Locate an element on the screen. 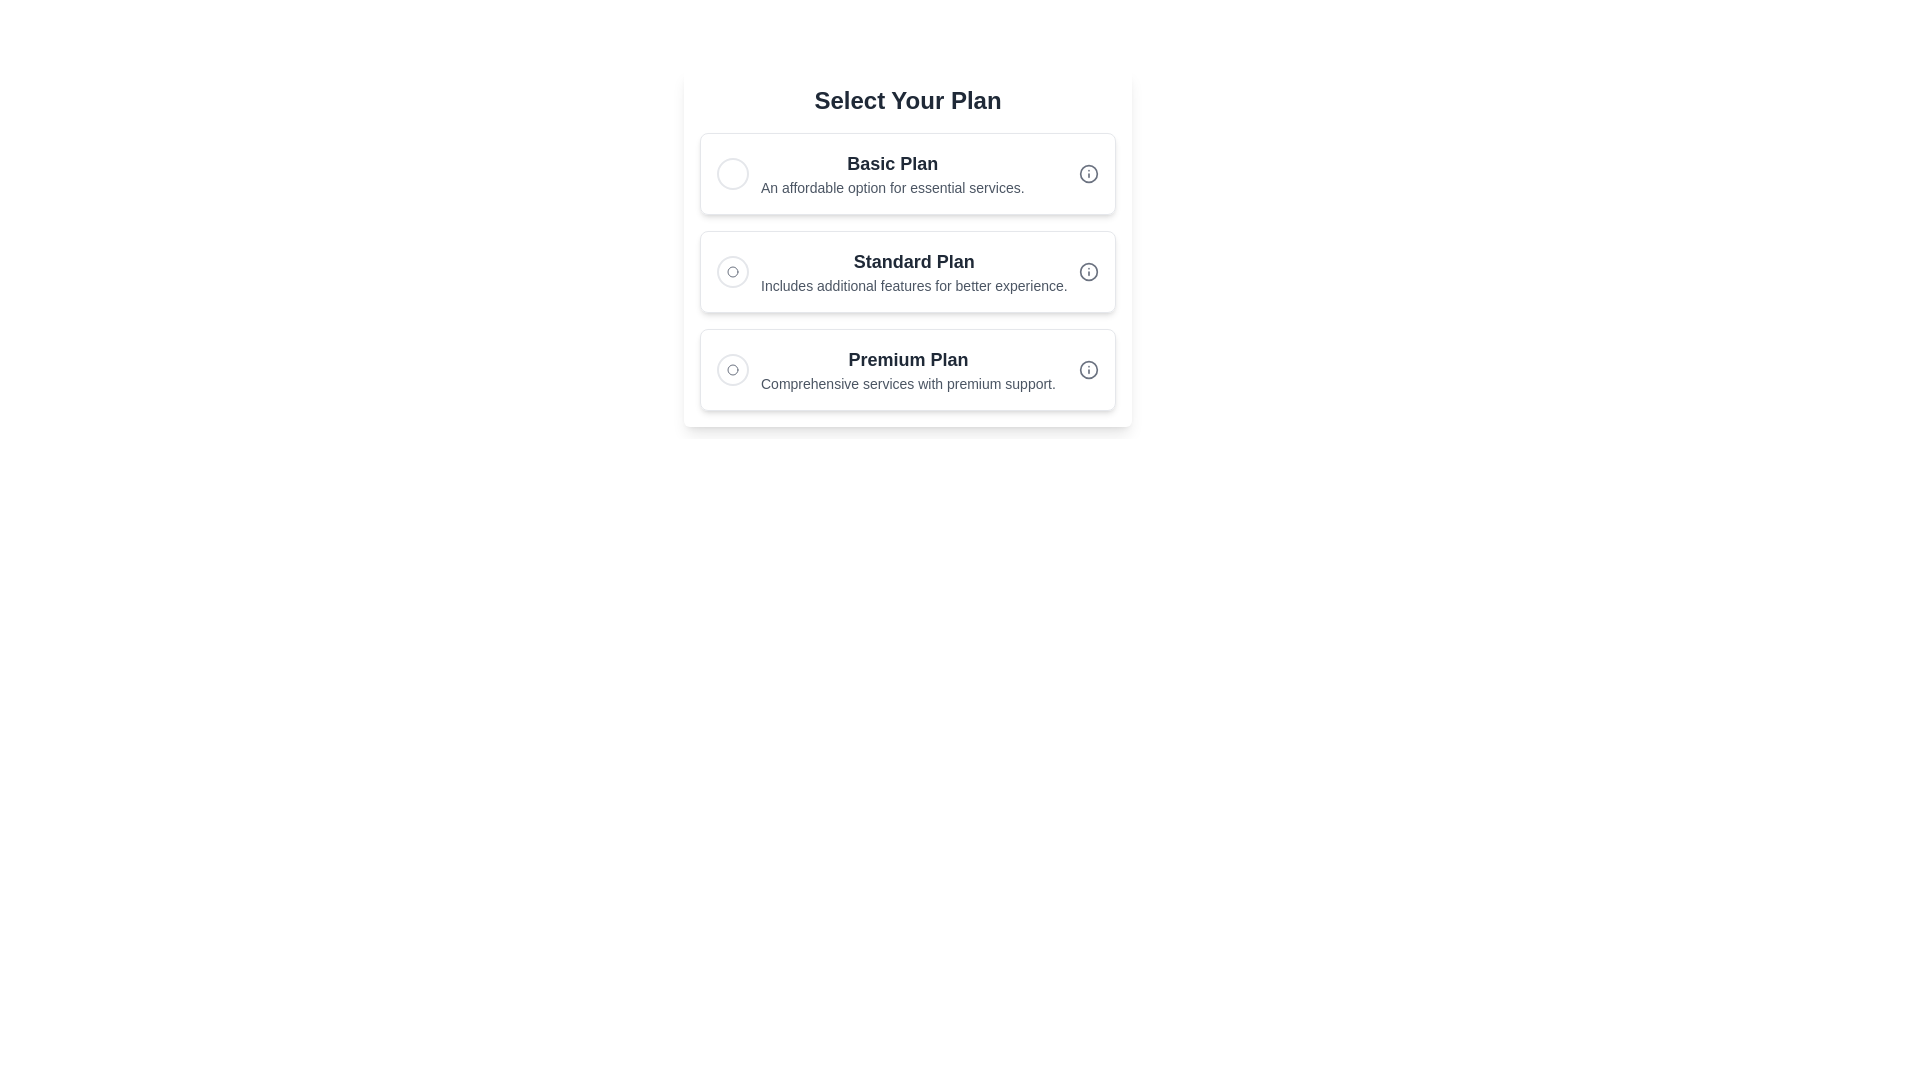 The width and height of the screenshot is (1920, 1080). the circular icon or radio-style indicator located to the left of the 'Standard Plan' text is located at coordinates (732, 272).